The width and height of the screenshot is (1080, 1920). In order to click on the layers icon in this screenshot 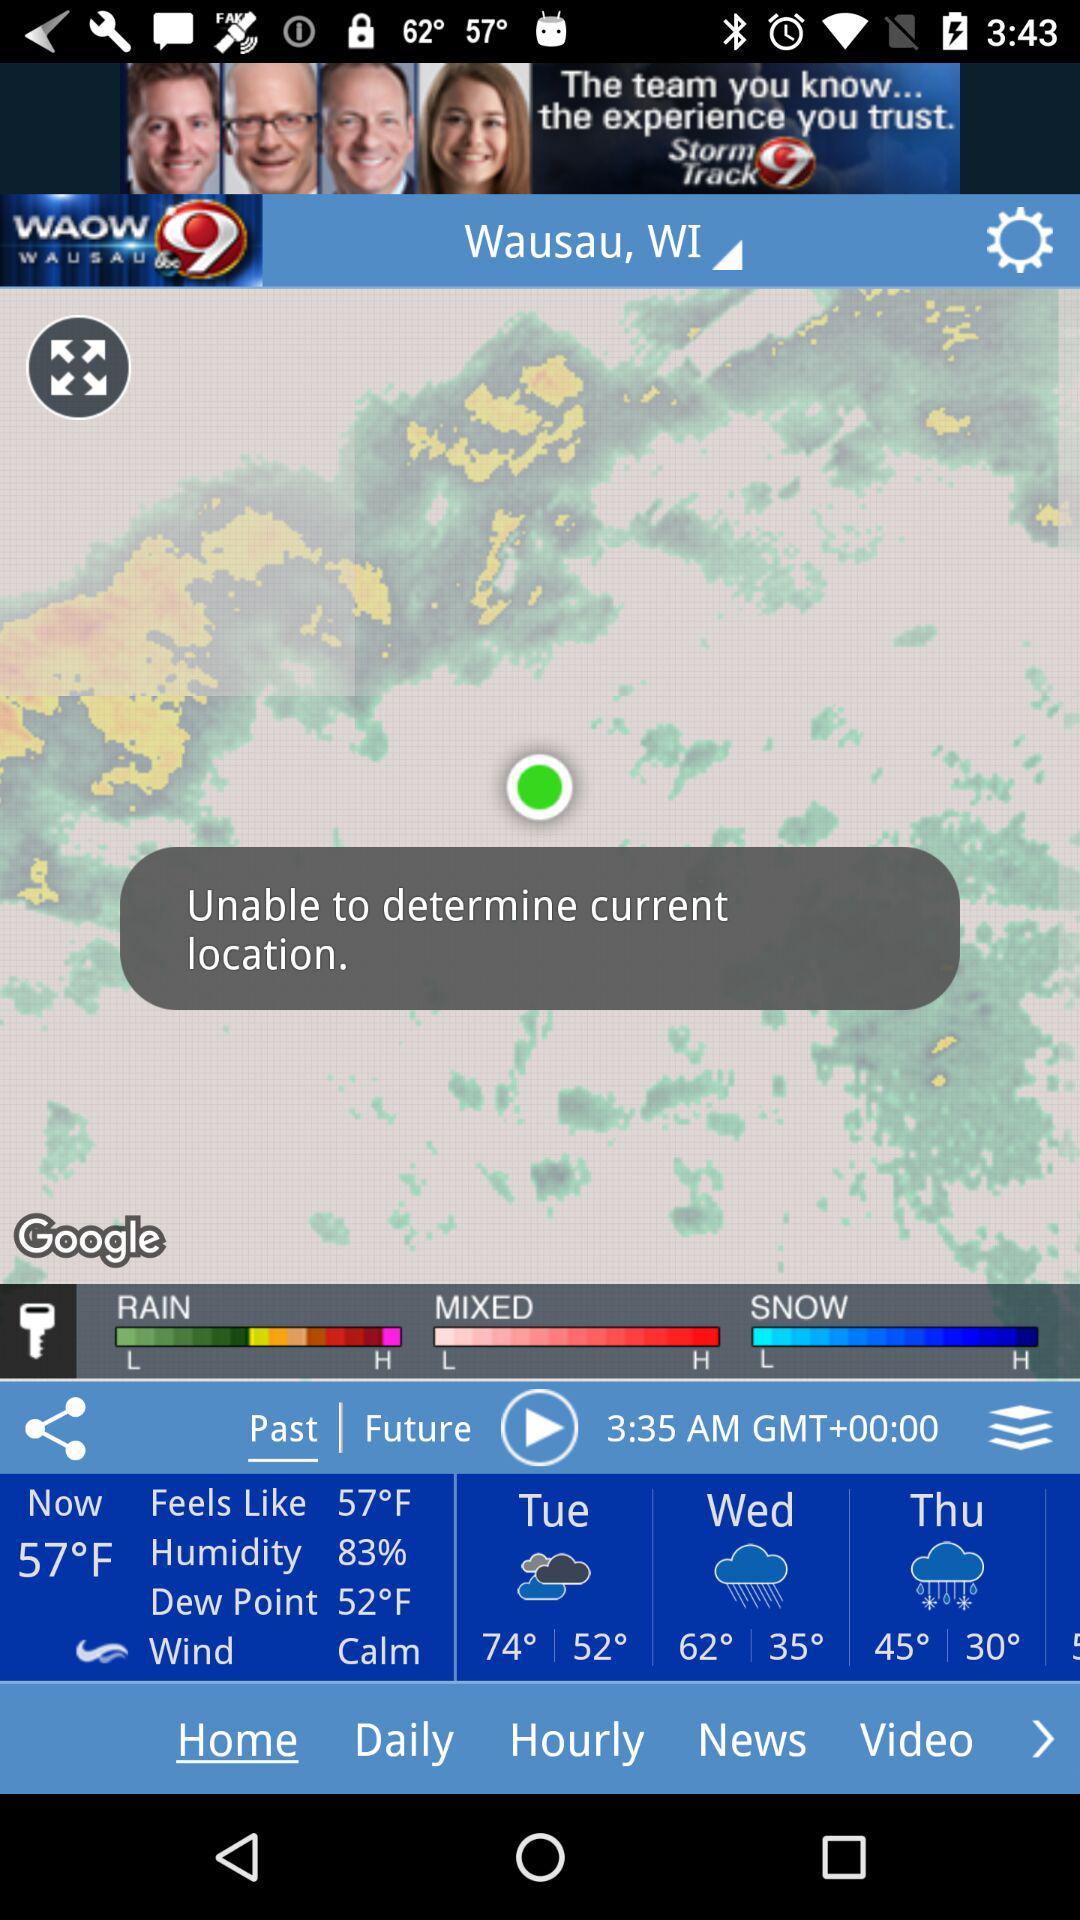, I will do `click(1020, 1426)`.